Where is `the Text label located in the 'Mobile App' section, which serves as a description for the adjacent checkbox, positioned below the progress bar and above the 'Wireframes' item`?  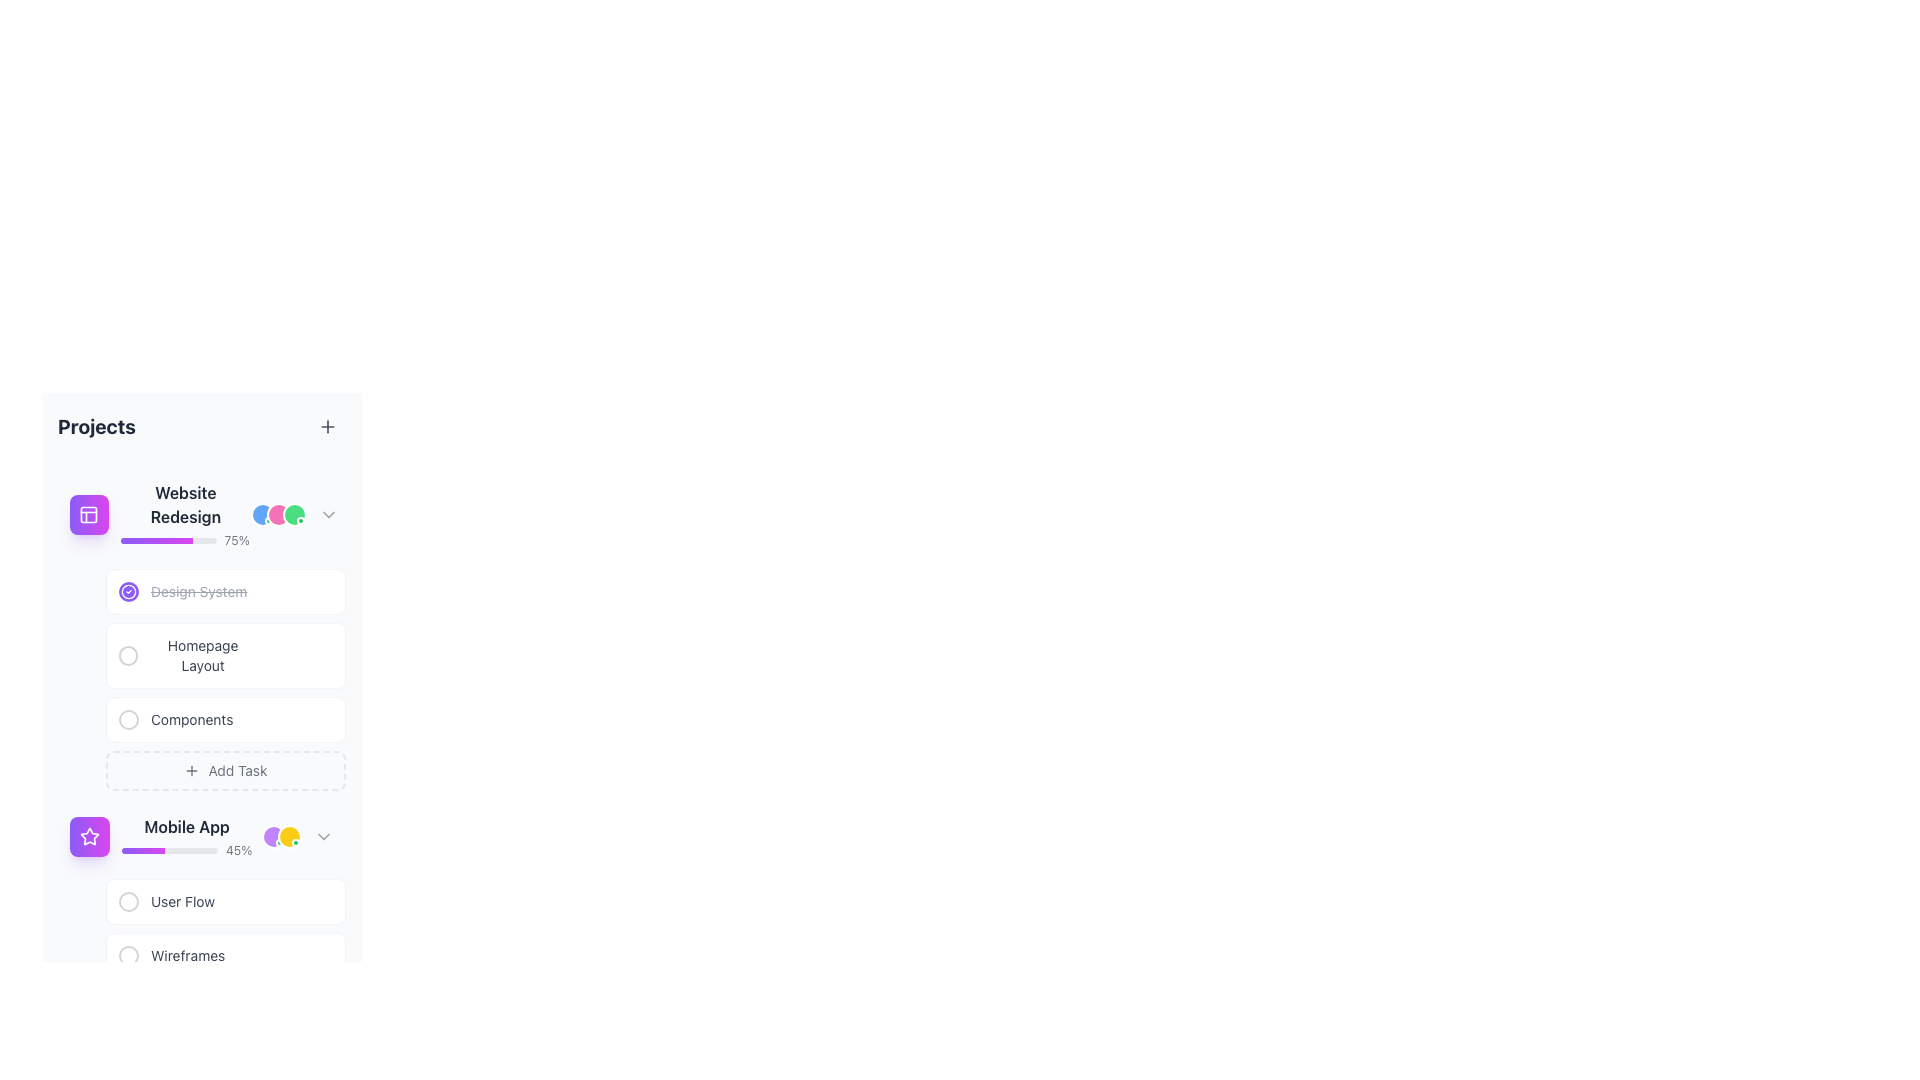 the Text label located in the 'Mobile App' section, which serves as a description for the adjacent checkbox, positioned below the progress bar and above the 'Wireframes' item is located at coordinates (182, 902).